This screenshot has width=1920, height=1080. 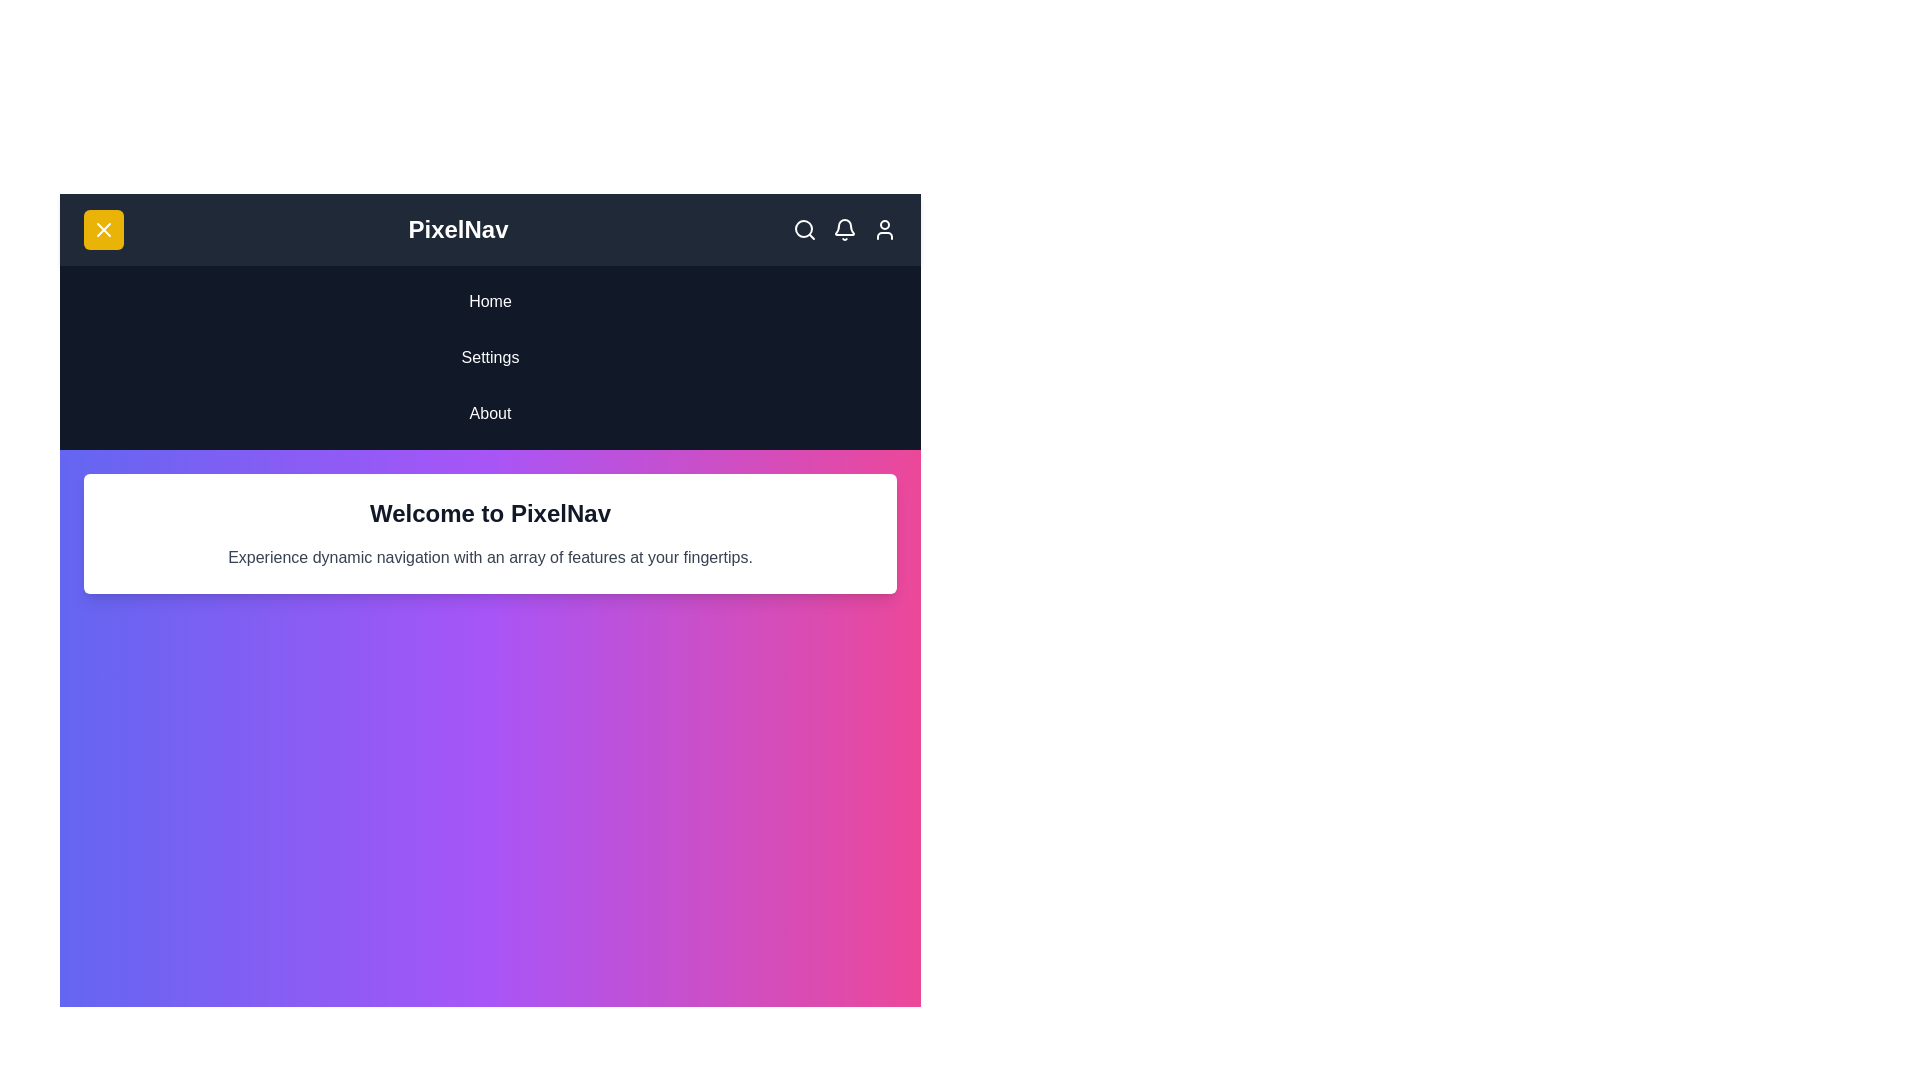 I want to click on the yellow button with the 'X' icon to toggle the visibility of the navigation menu, so click(x=103, y=229).